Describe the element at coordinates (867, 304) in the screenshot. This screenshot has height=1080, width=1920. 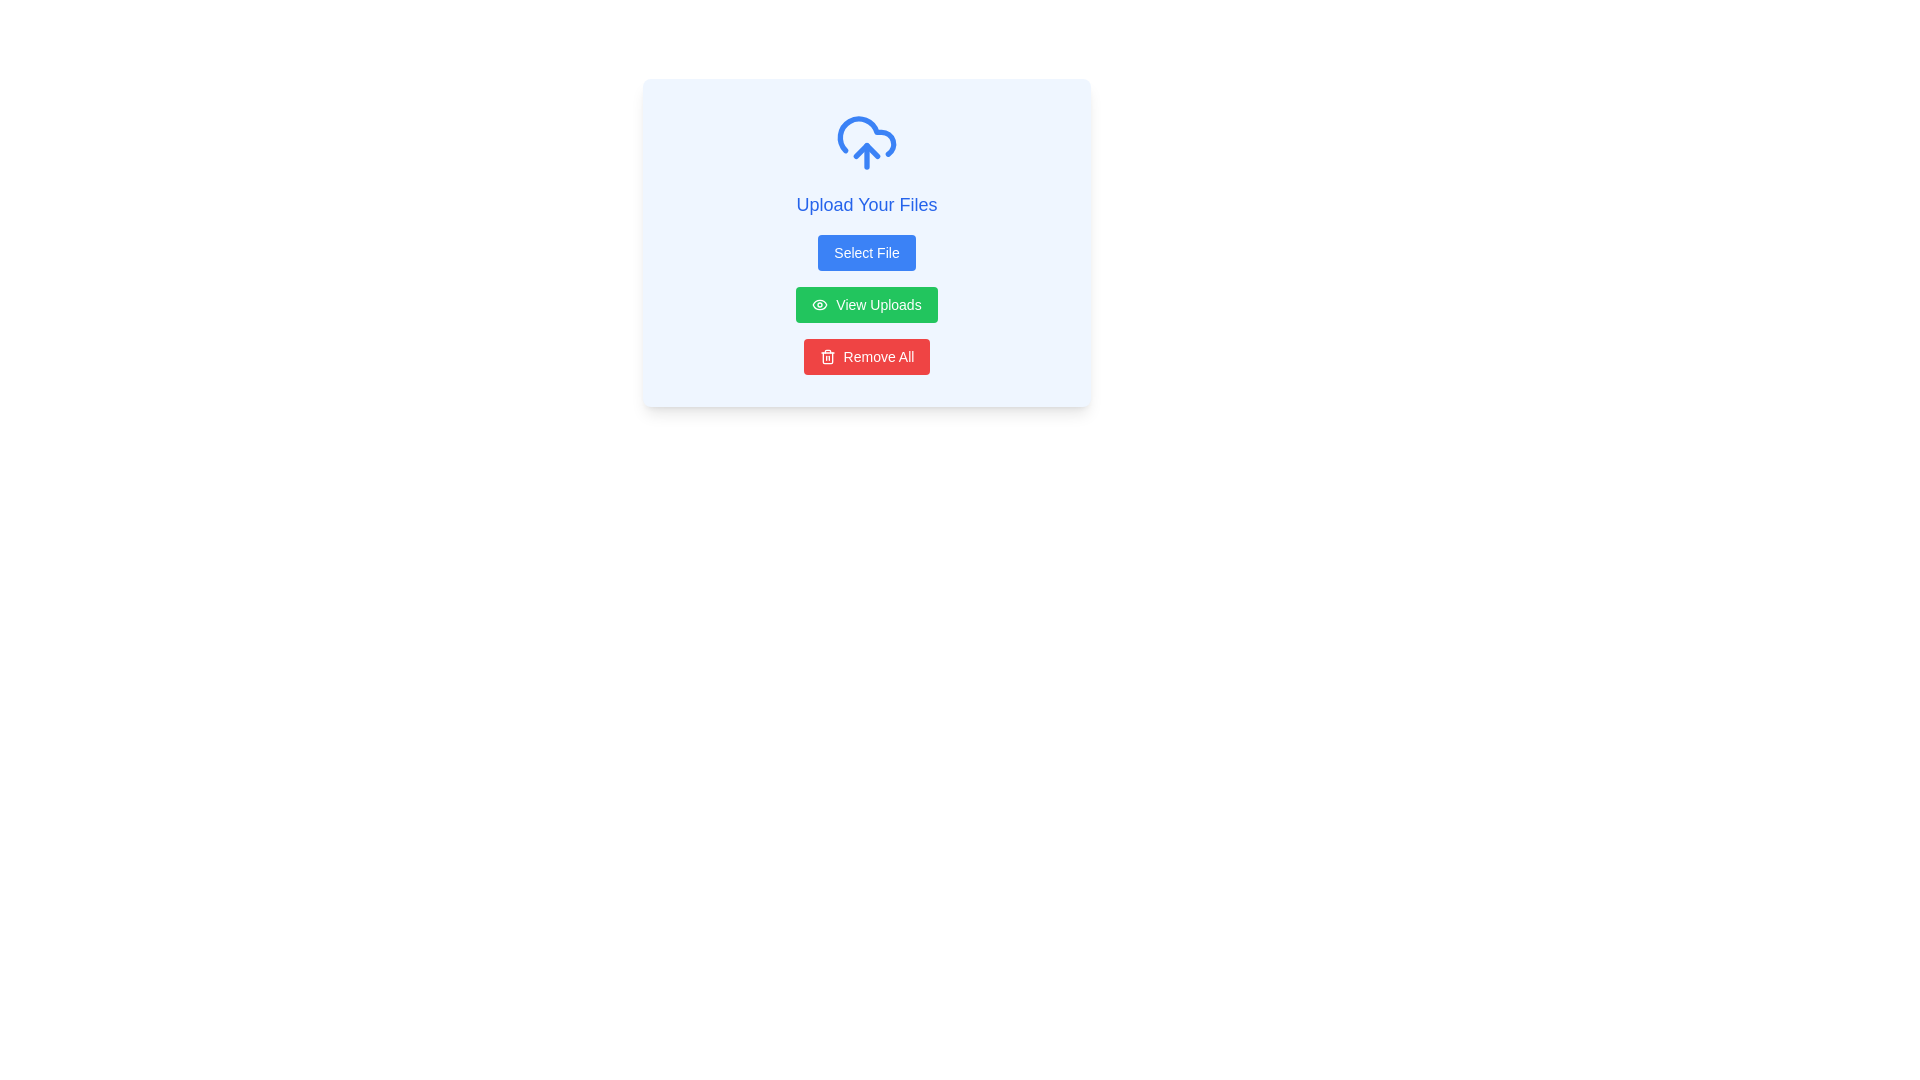
I see `the button located below the 'Select File' button and above the 'Remove All' button` at that location.